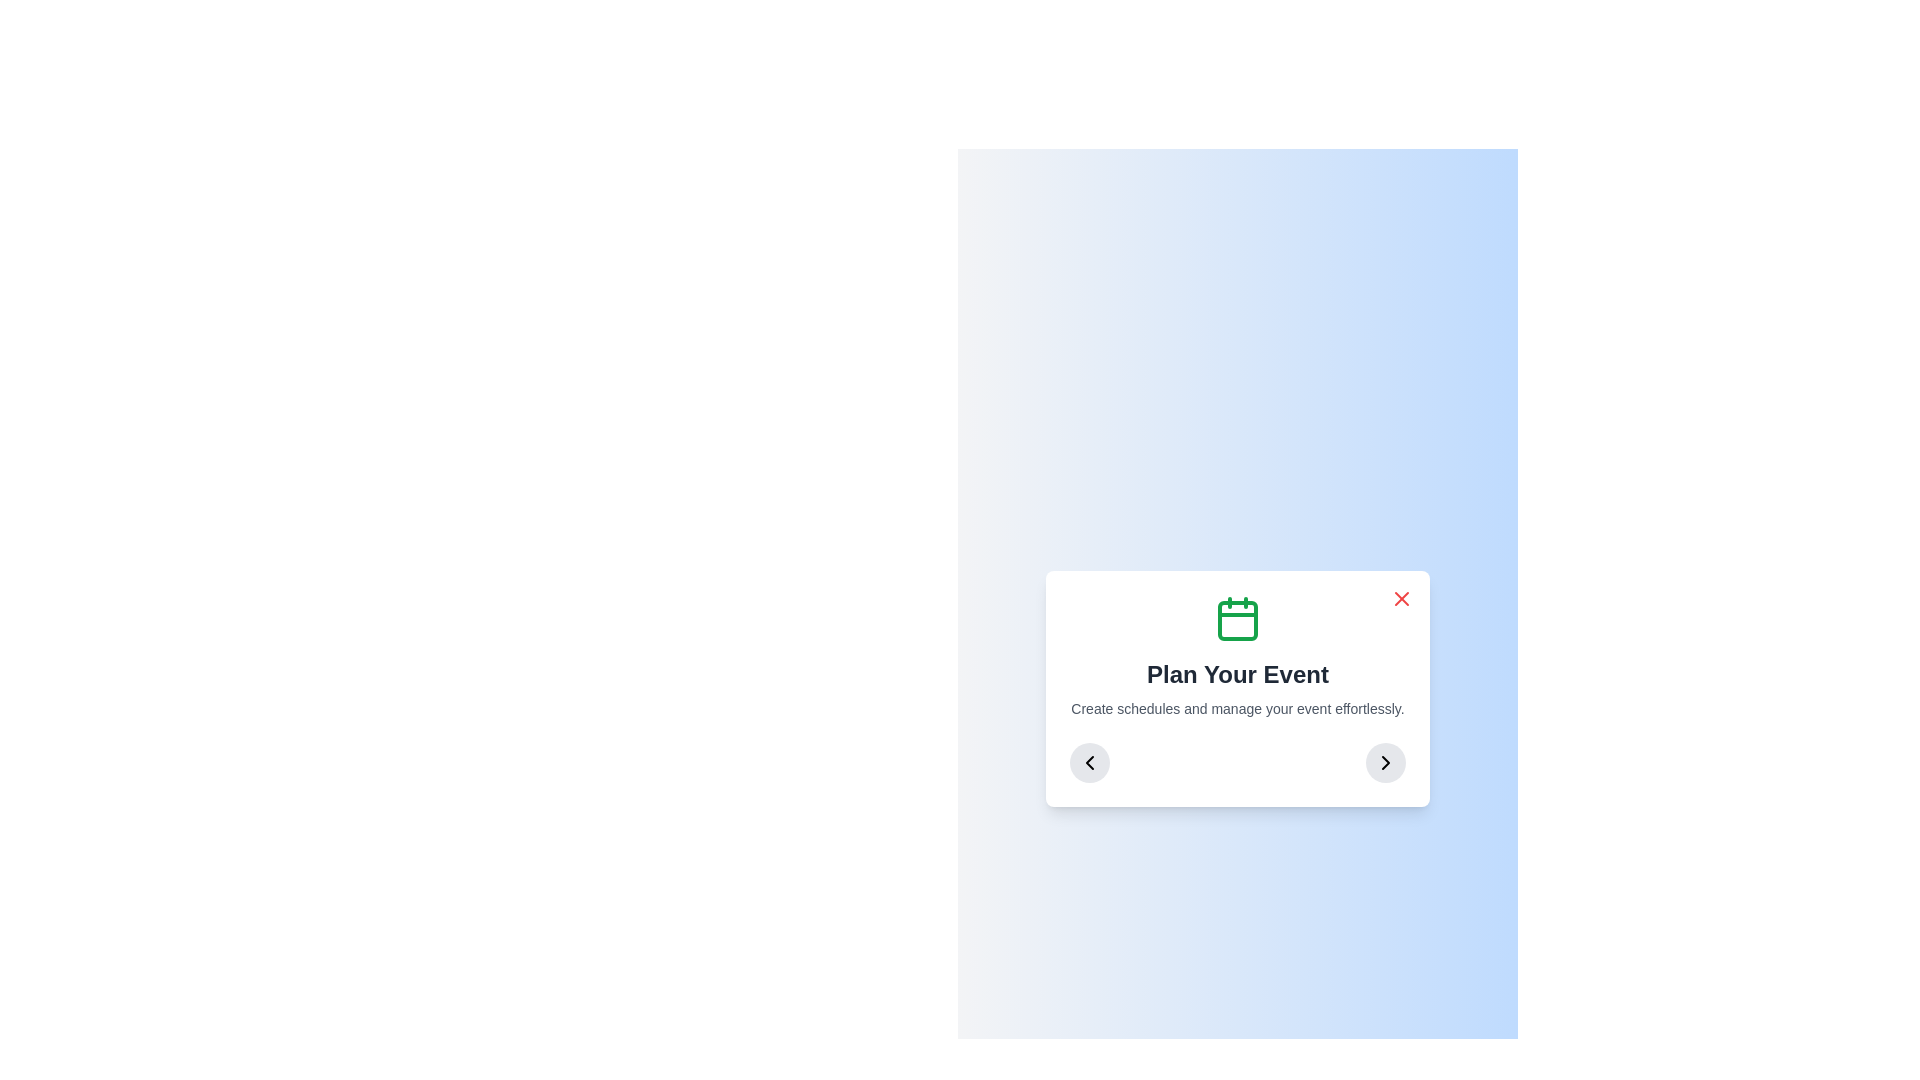 This screenshot has width=1920, height=1080. Describe the element at coordinates (1088, 763) in the screenshot. I see `the left-pointing chevron navigation icon located within a circular button at the bottom left corner of the white card layout` at that location.